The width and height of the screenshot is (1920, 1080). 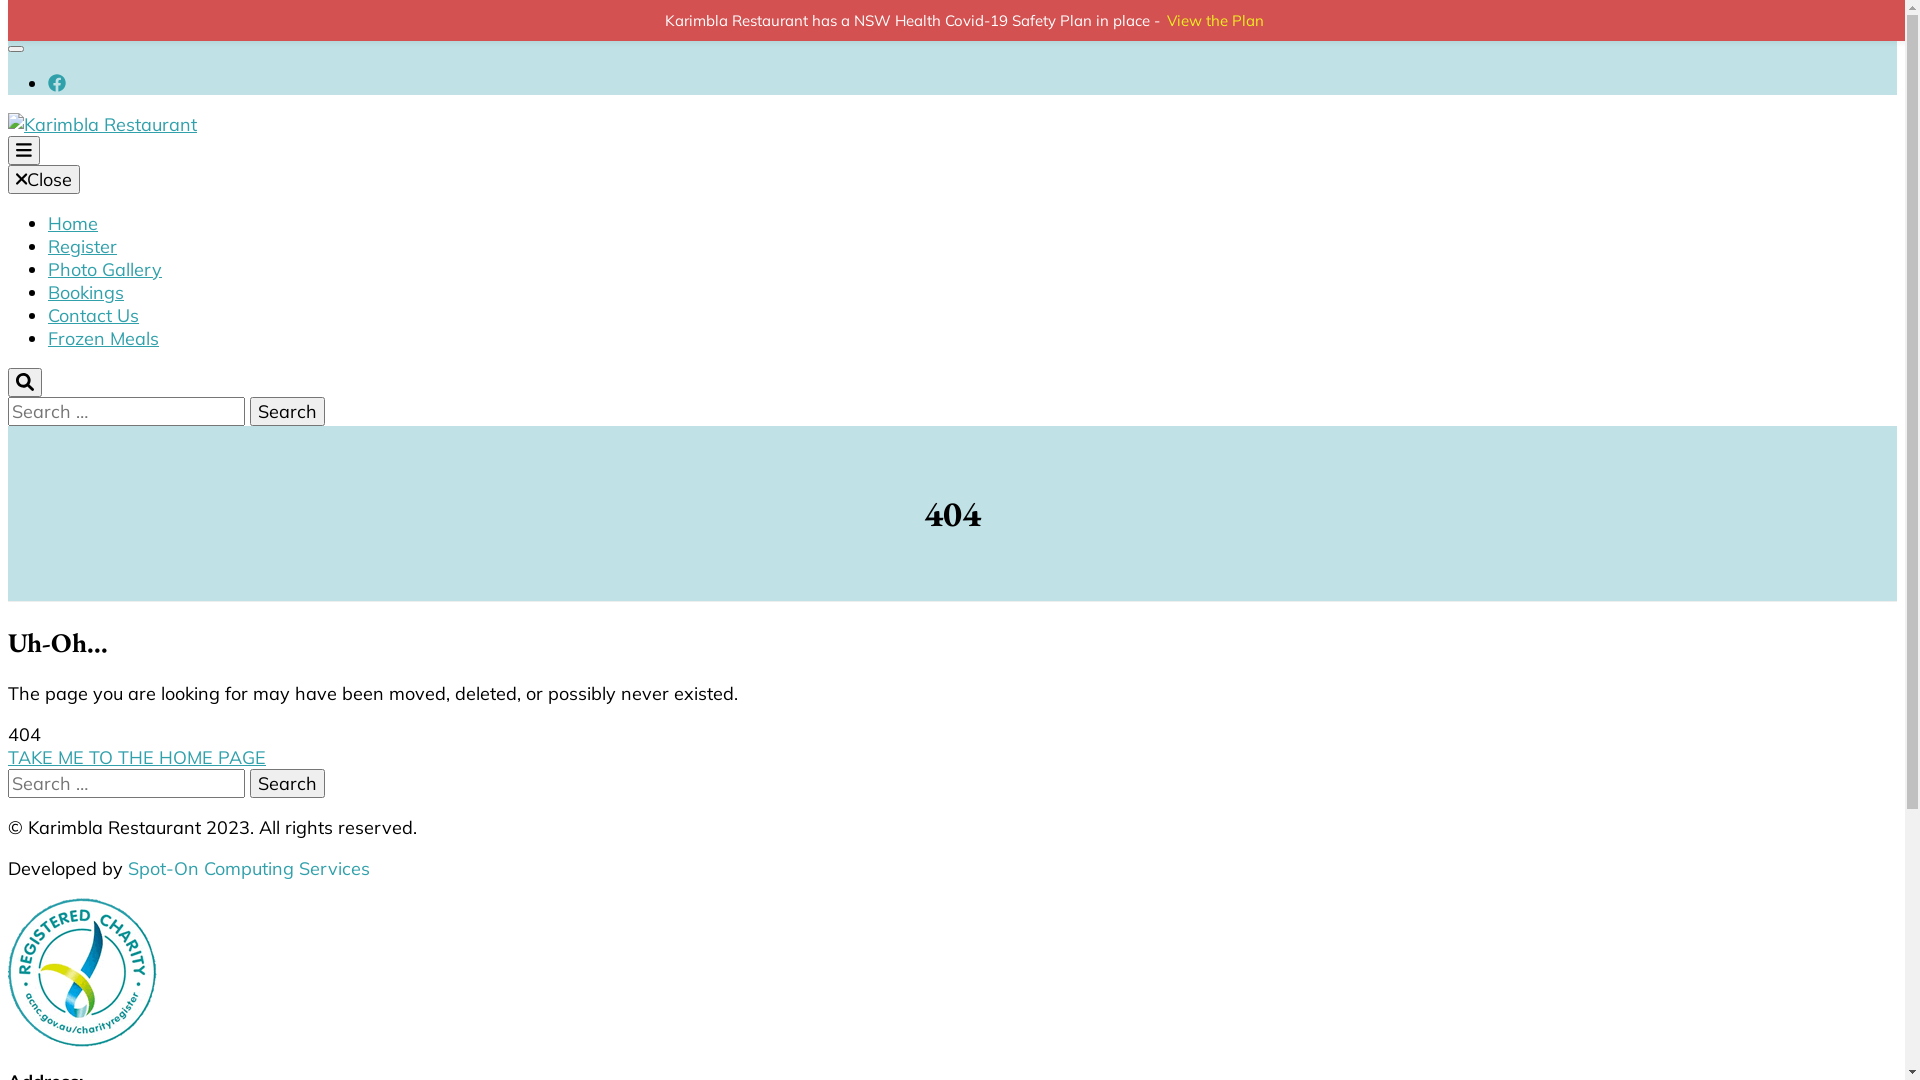 I want to click on 'Frozen Meals', so click(x=102, y=337).